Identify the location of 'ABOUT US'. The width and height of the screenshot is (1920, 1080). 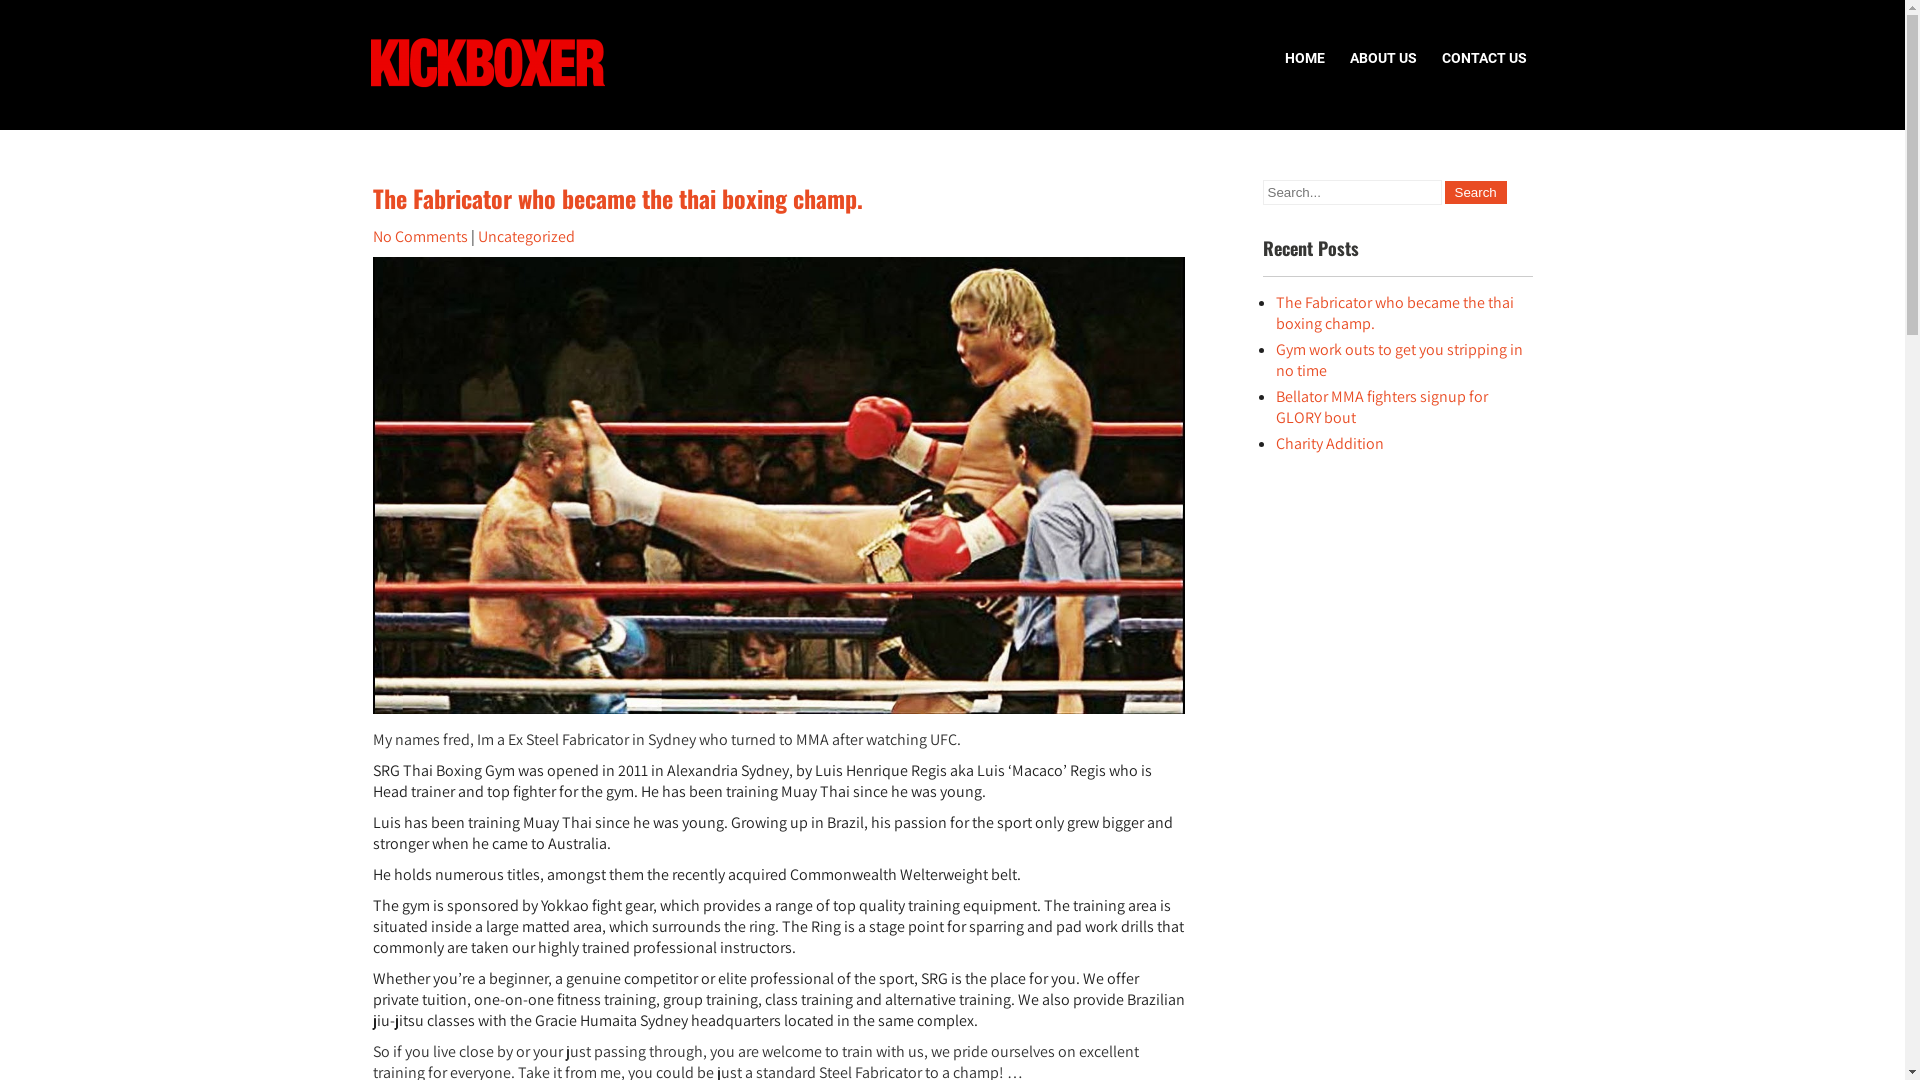
(1338, 56).